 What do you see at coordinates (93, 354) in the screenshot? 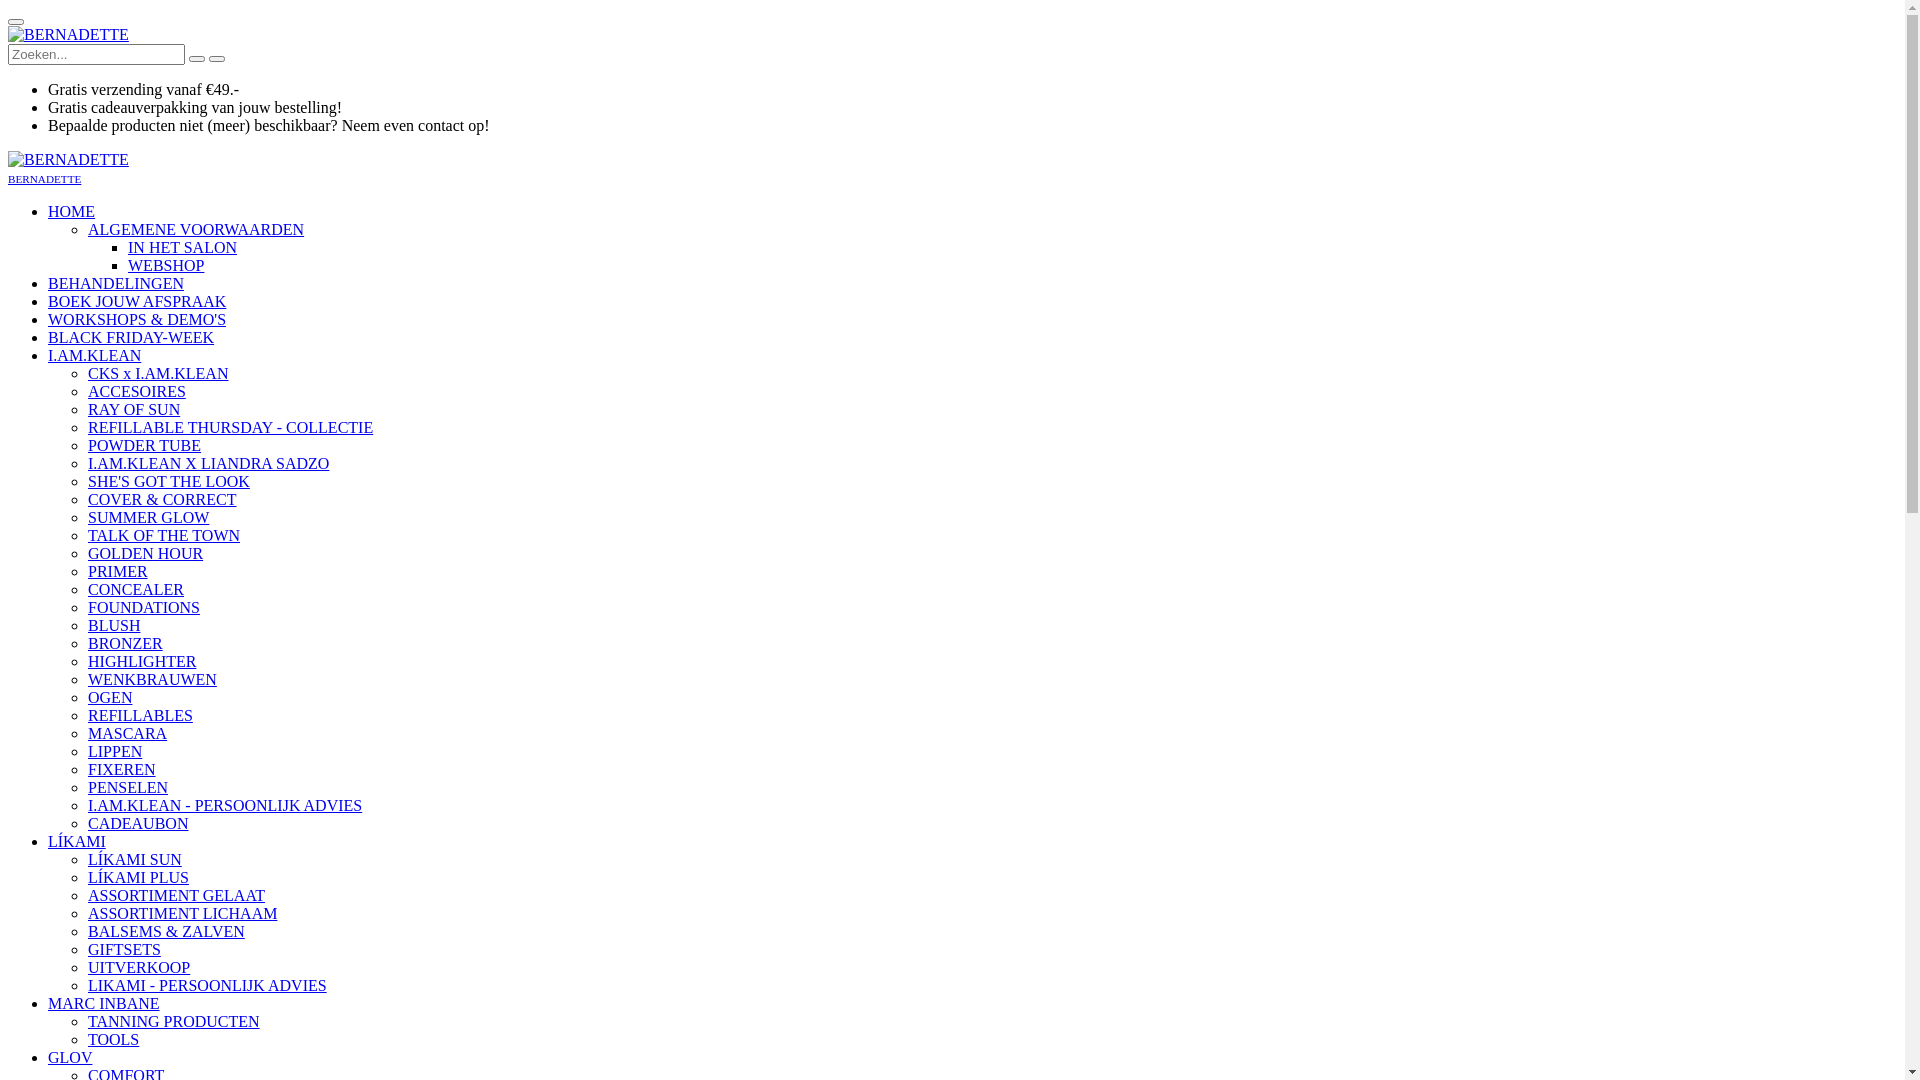
I see `'I.AM.KLEAN'` at bounding box center [93, 354].